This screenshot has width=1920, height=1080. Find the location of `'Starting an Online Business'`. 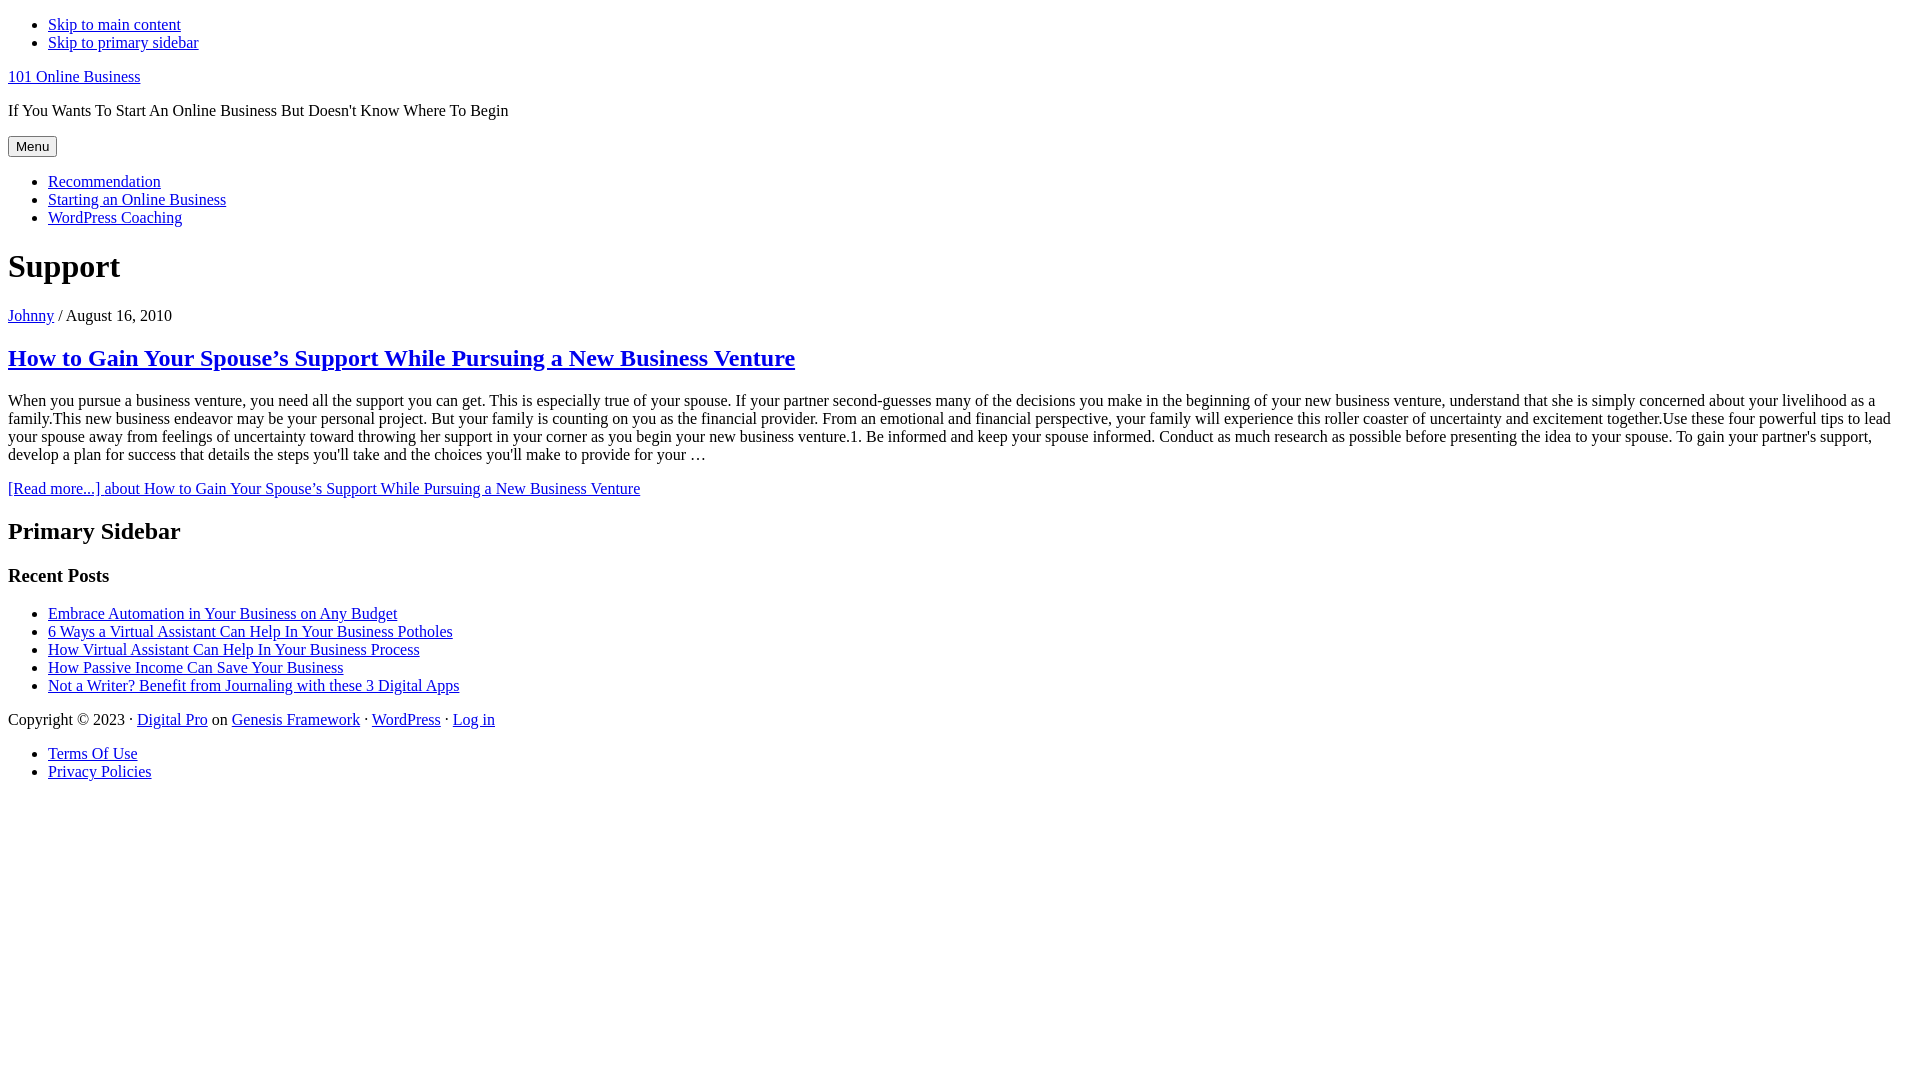

'Starting an Online Business' is located at coordinates (136, 199).